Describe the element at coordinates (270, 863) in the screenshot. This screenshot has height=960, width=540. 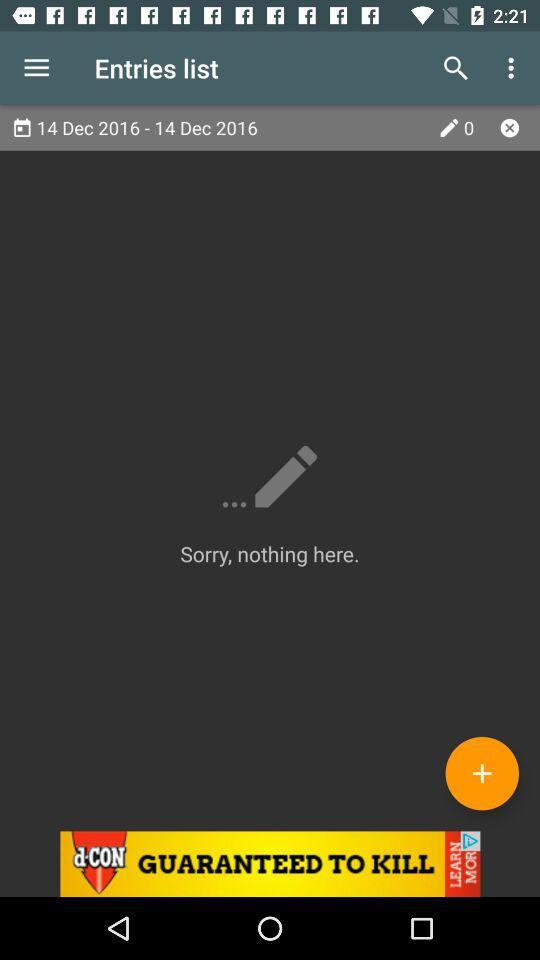
I see `advertisement` at that location.